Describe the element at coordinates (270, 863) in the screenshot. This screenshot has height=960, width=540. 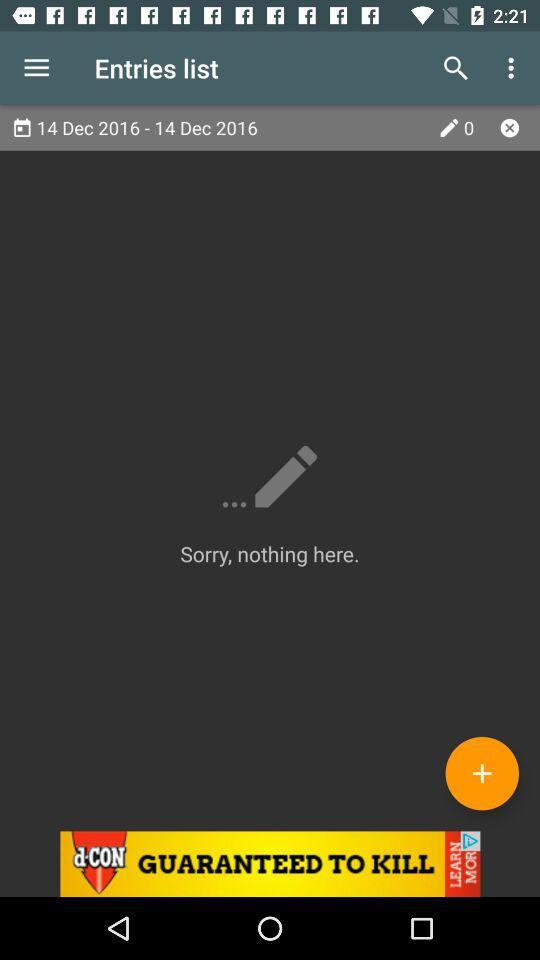
I see `advertisement` at that location.